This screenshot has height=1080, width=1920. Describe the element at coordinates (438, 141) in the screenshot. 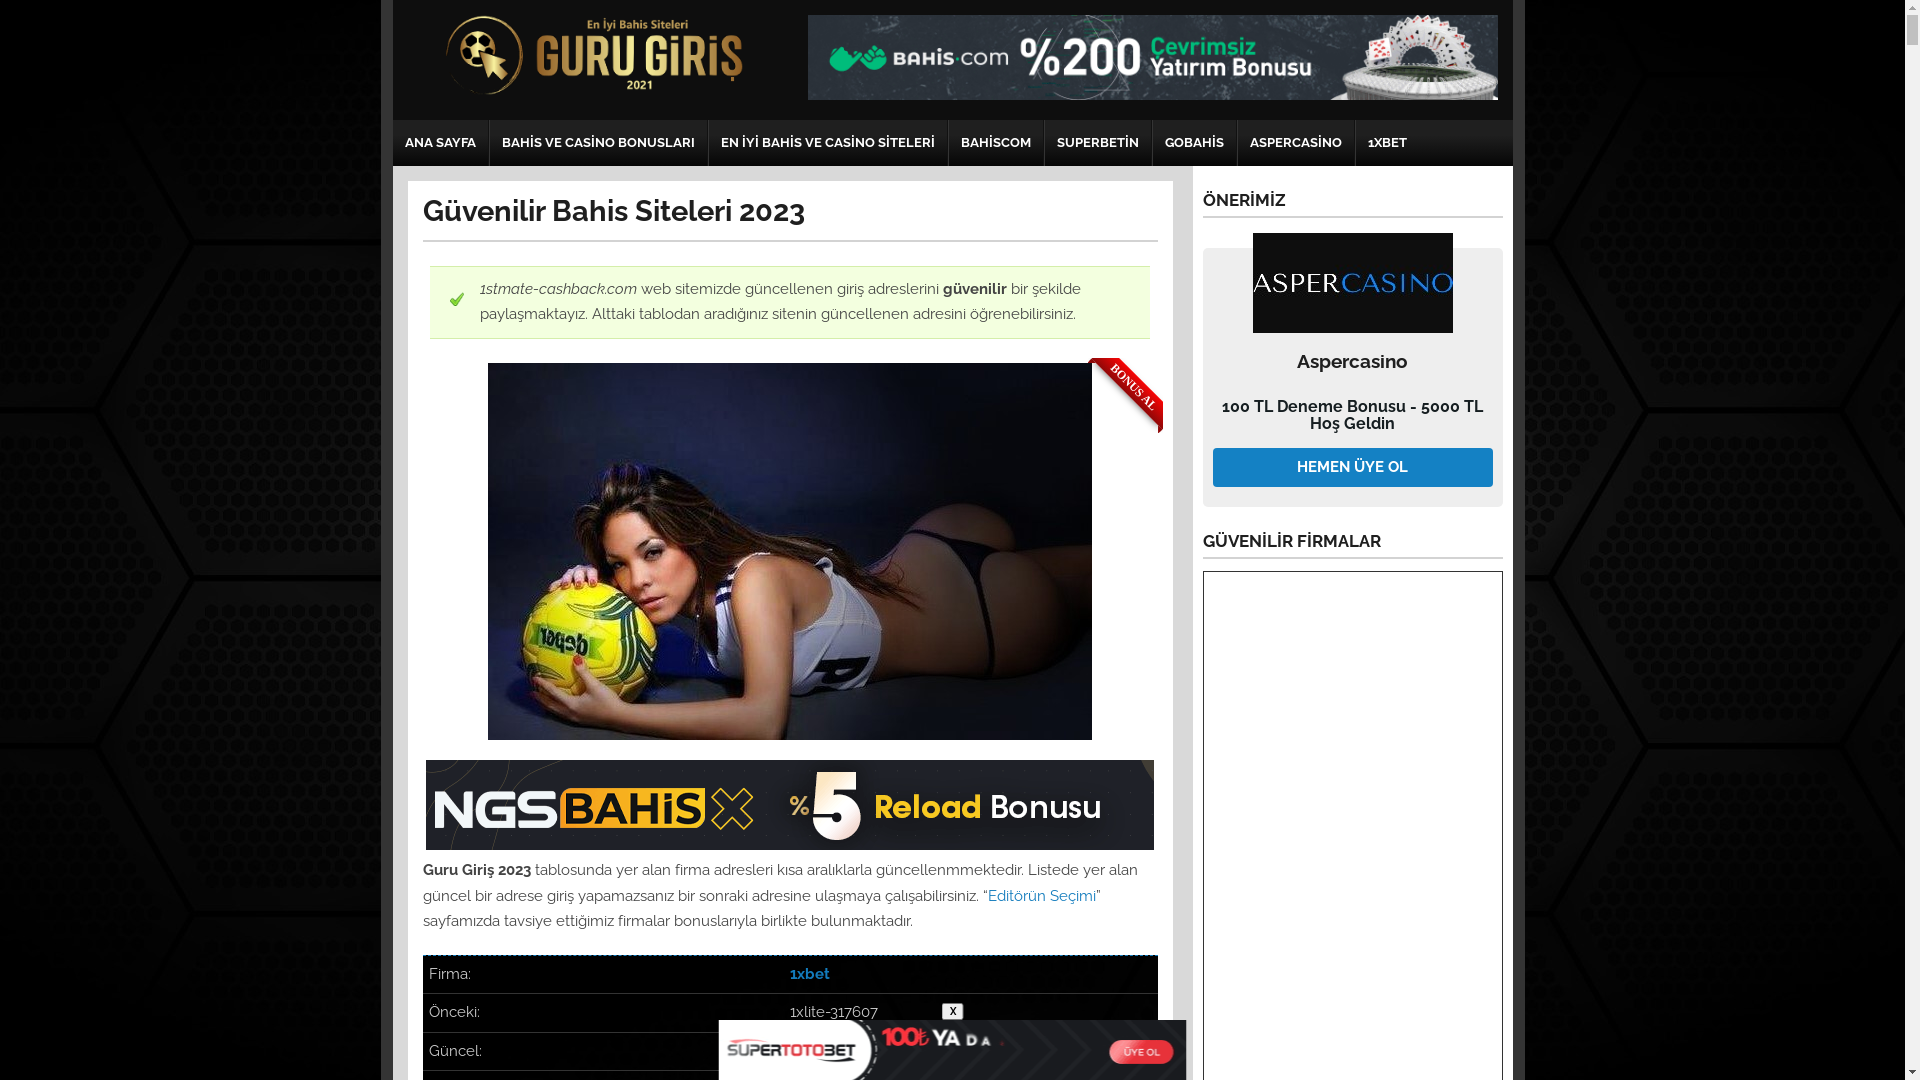

I see `'ANA SAYFA'` at that location.